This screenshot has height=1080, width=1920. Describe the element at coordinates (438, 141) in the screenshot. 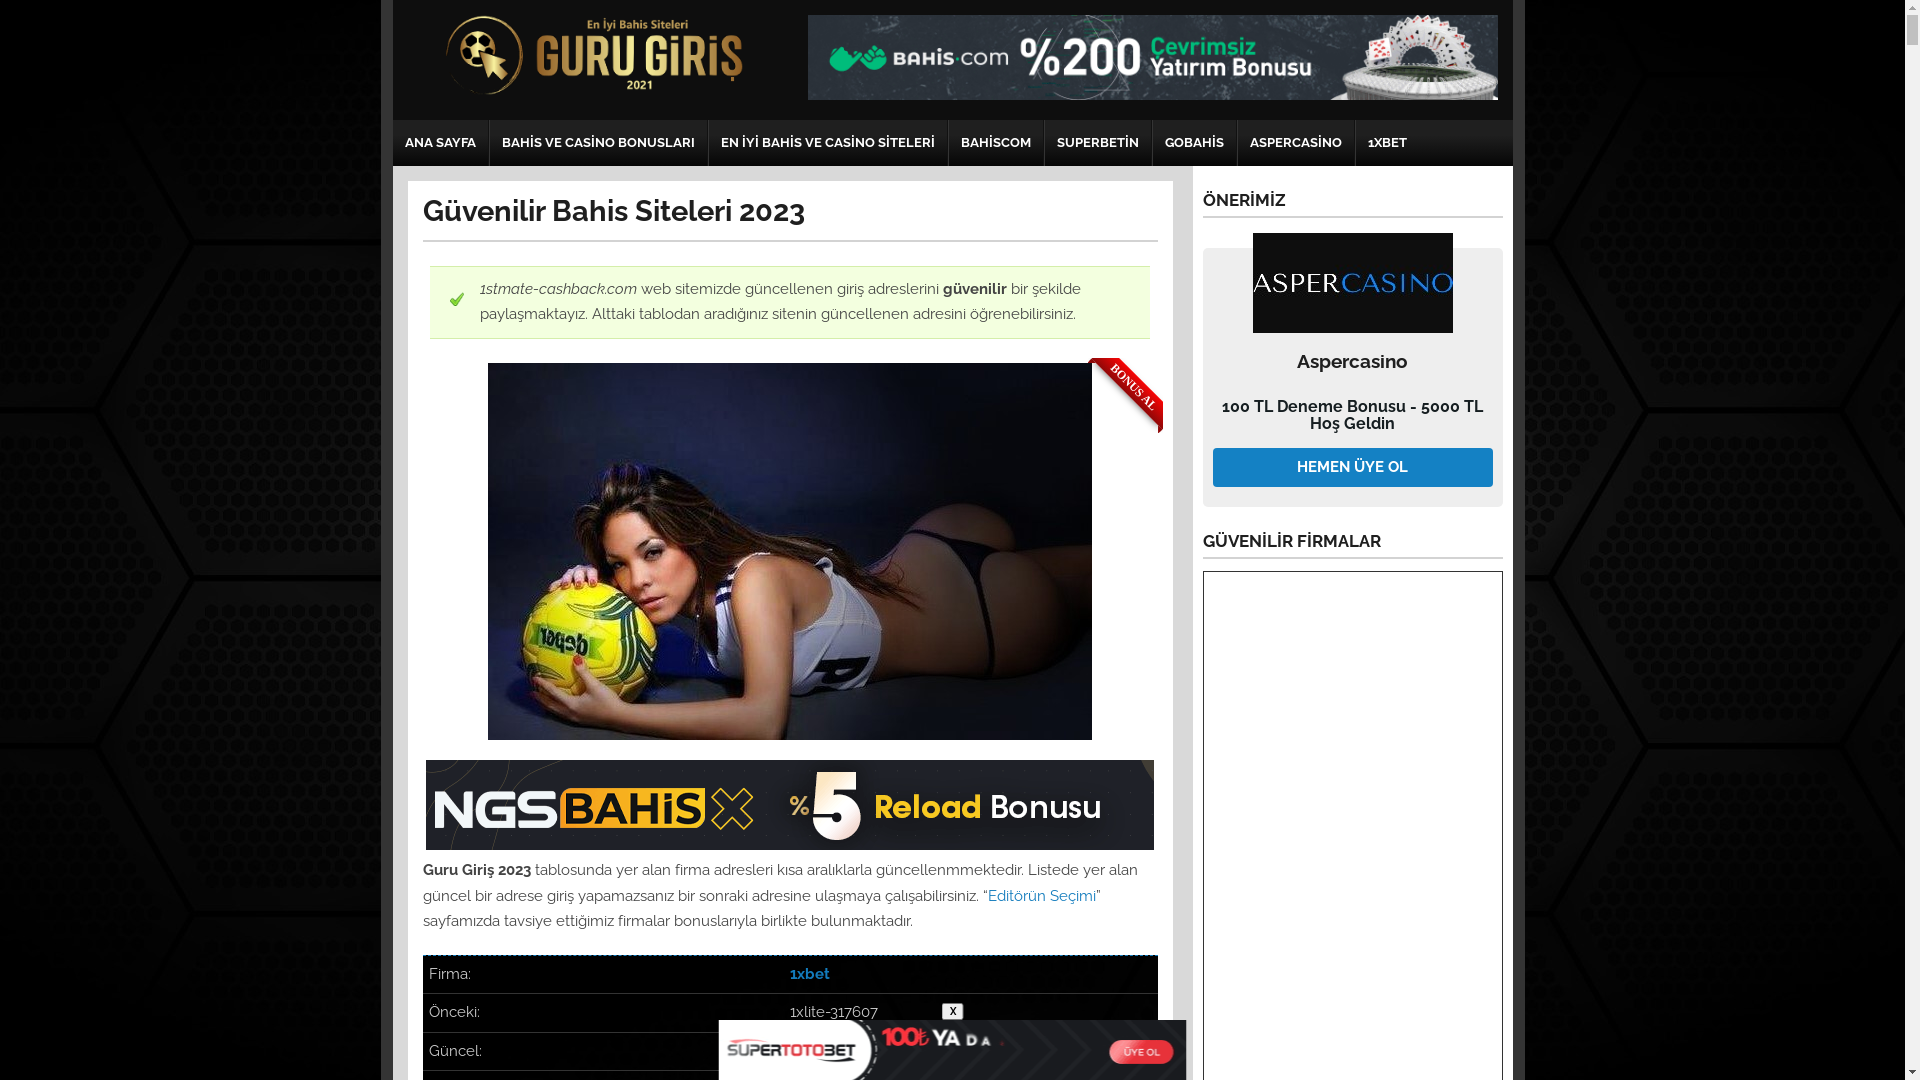

I see `'ANA SAYFA'` at that location.